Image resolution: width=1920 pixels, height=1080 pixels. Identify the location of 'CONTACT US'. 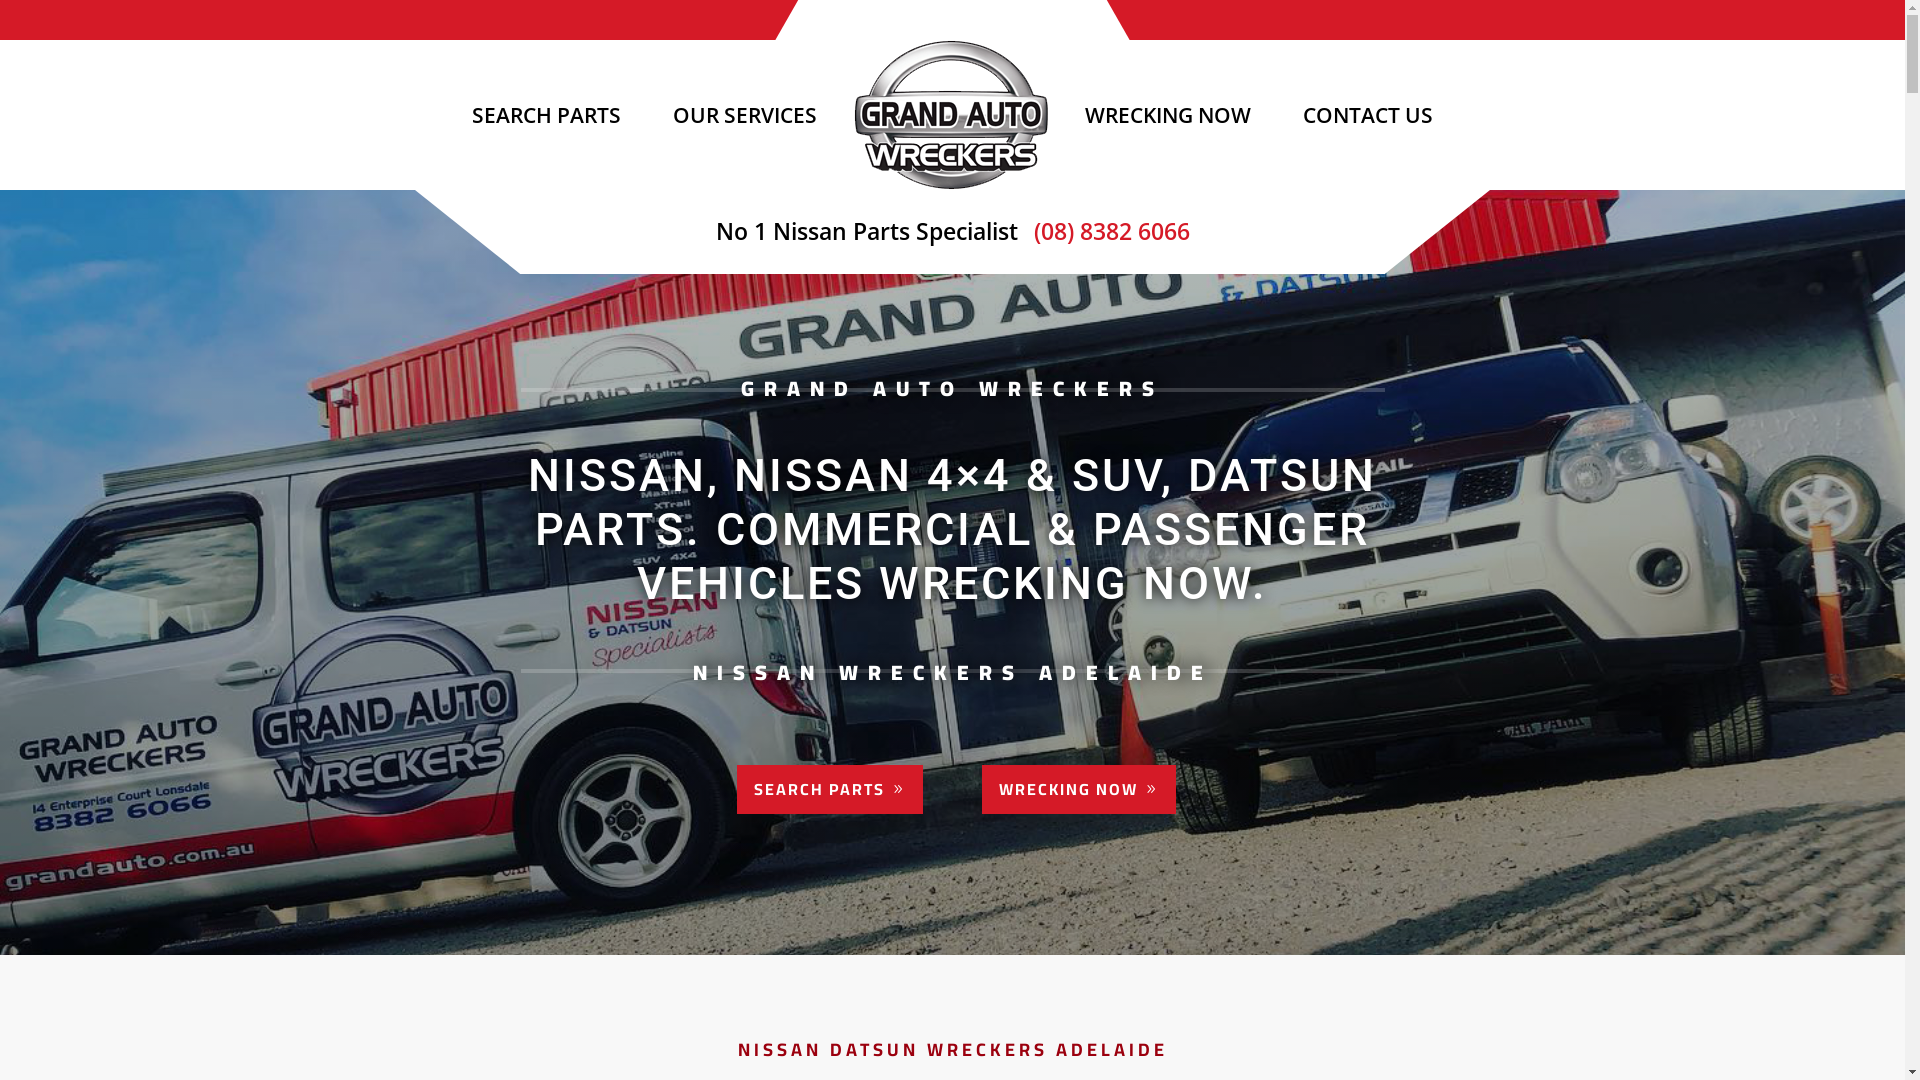
(1367, 115).